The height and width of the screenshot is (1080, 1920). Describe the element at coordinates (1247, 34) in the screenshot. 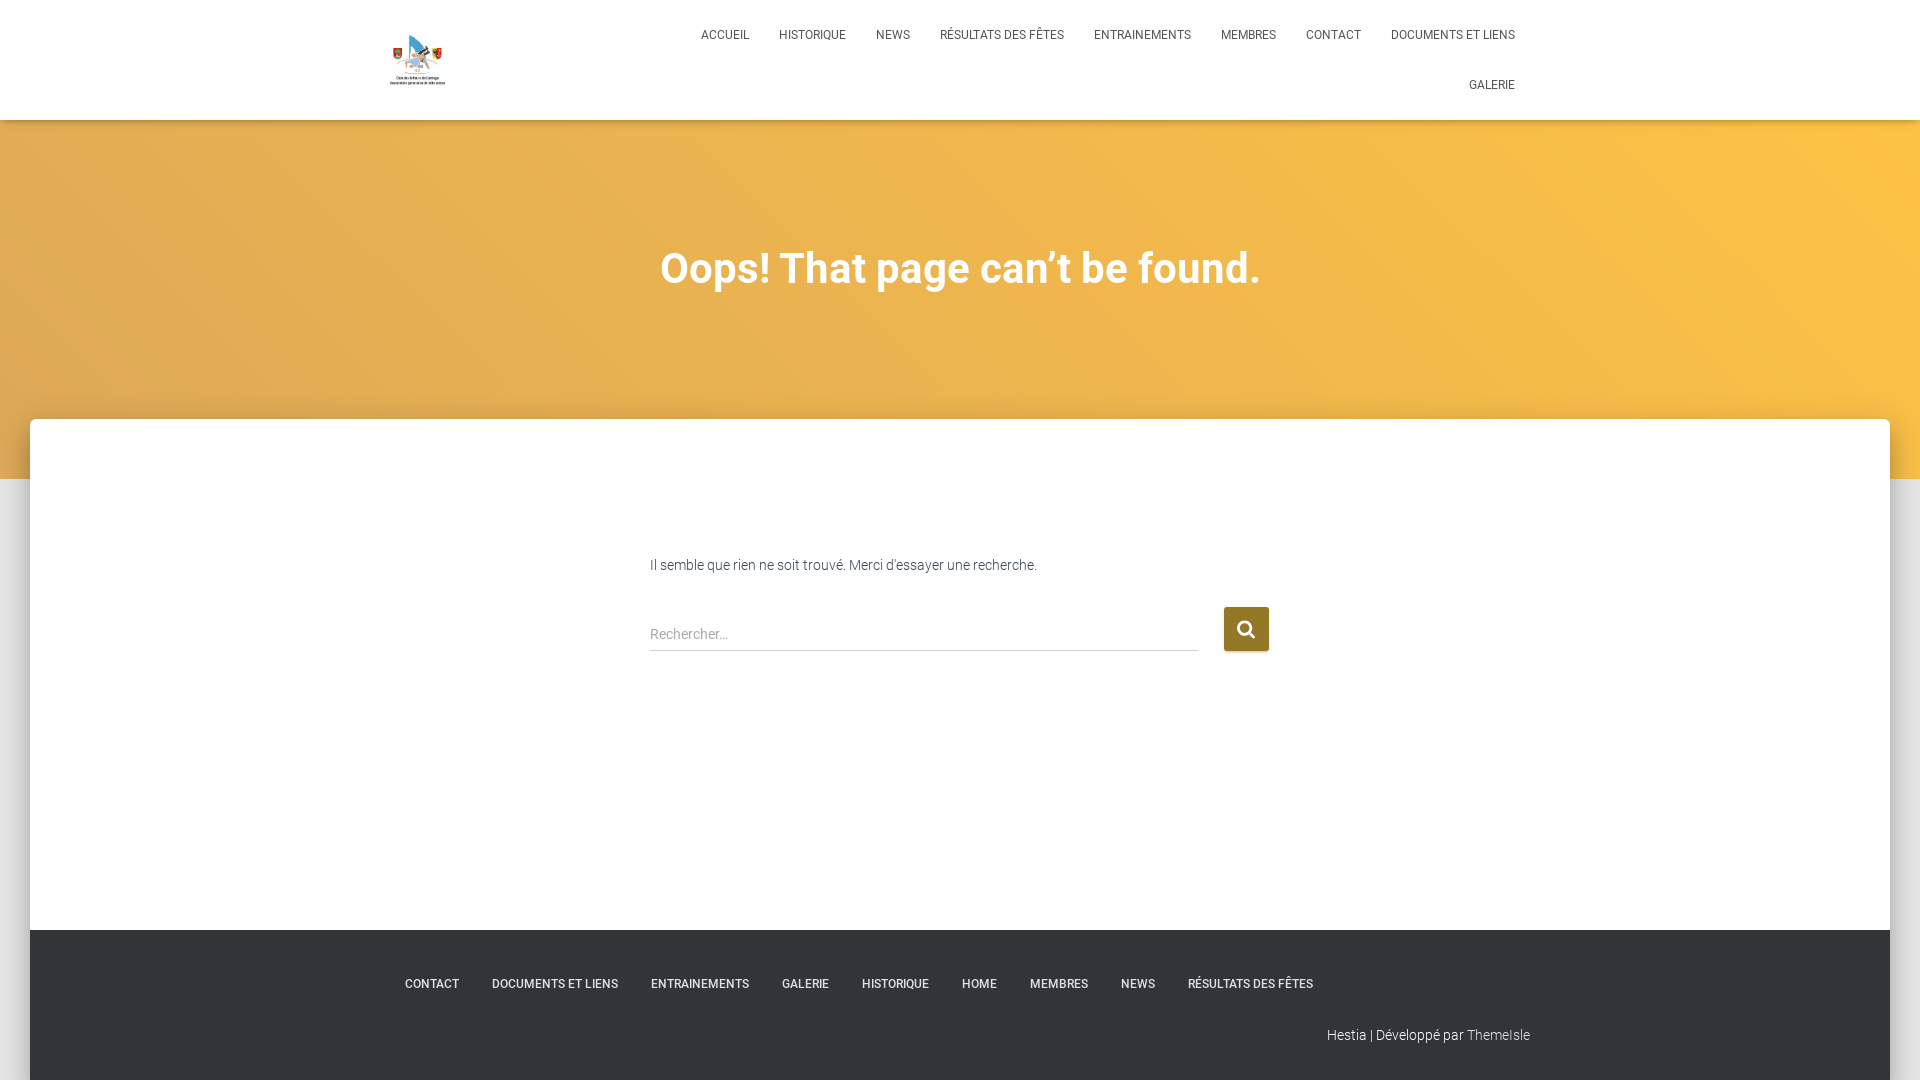

I see `'MEMBRES'` at that location.